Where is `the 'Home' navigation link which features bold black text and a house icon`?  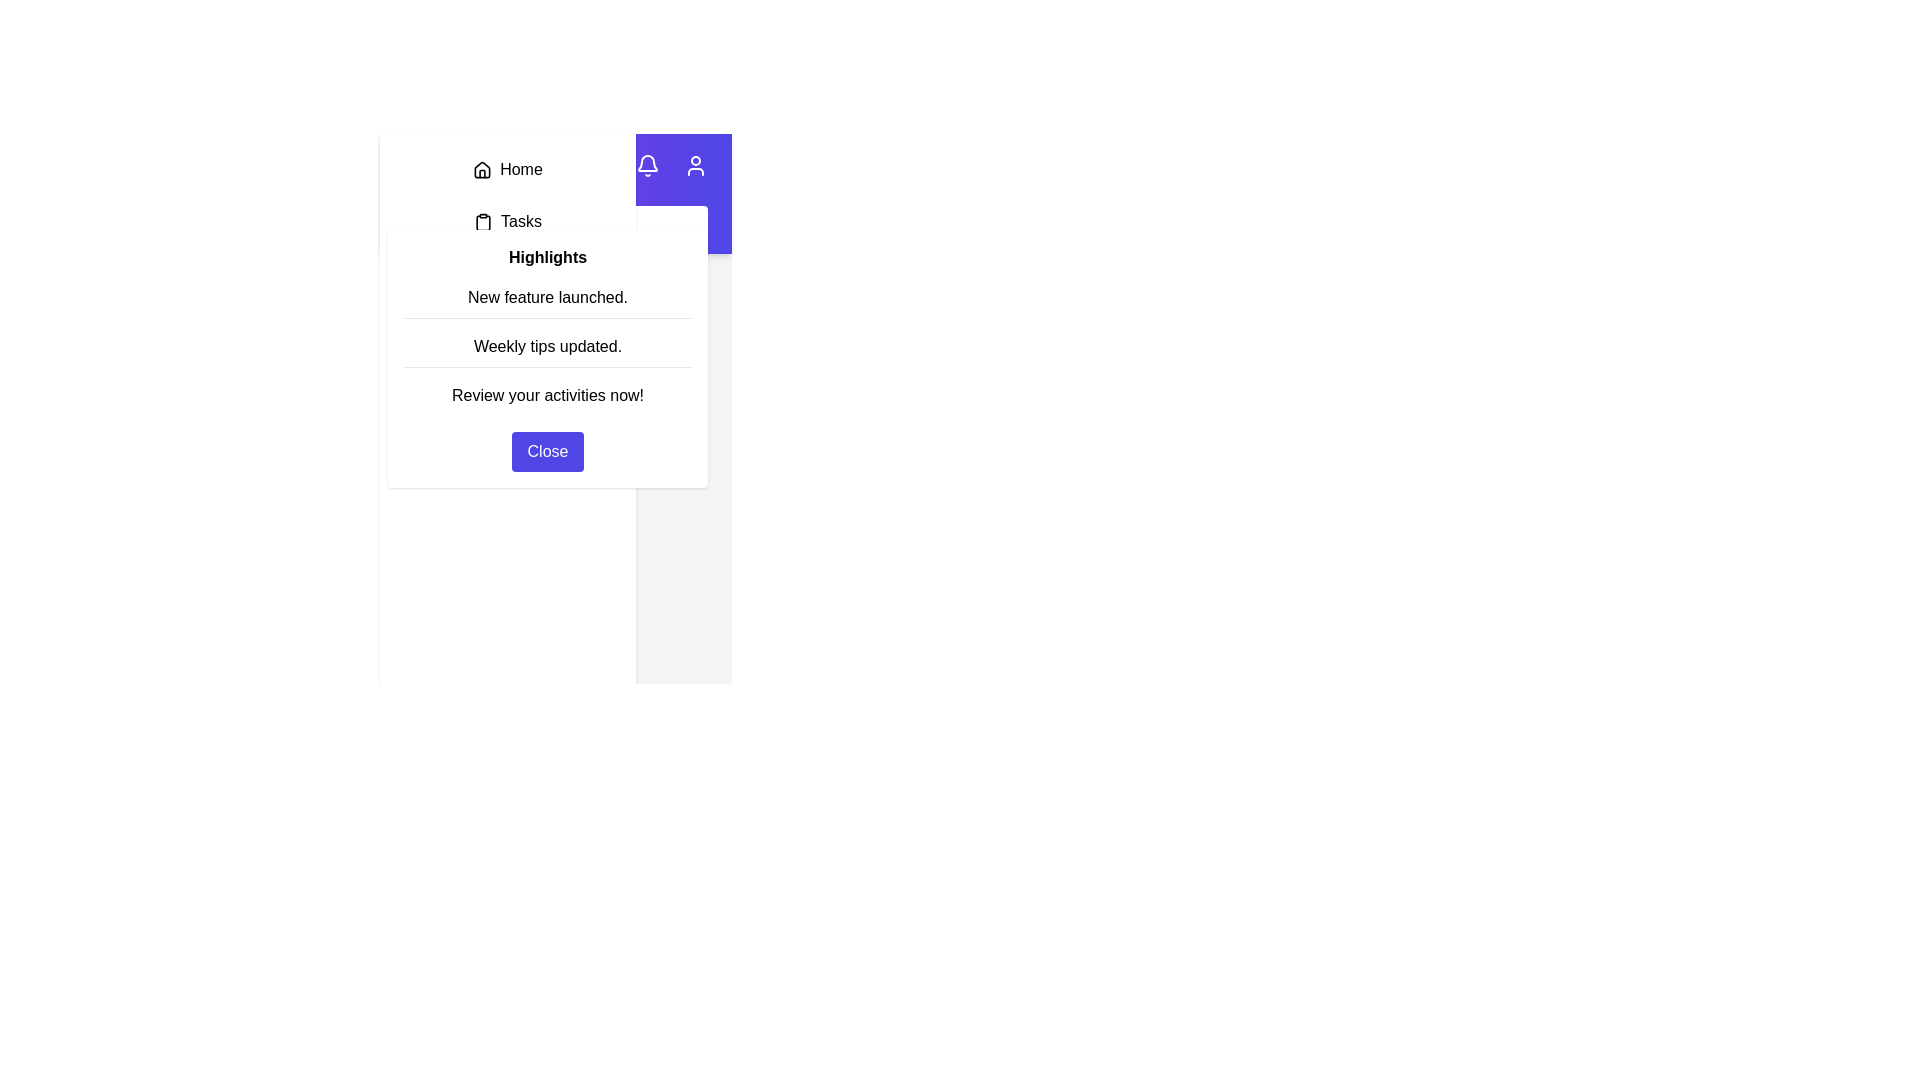 the 'Home' navigation link which features bold black text and a house icon is located at coordinates (508, 168).